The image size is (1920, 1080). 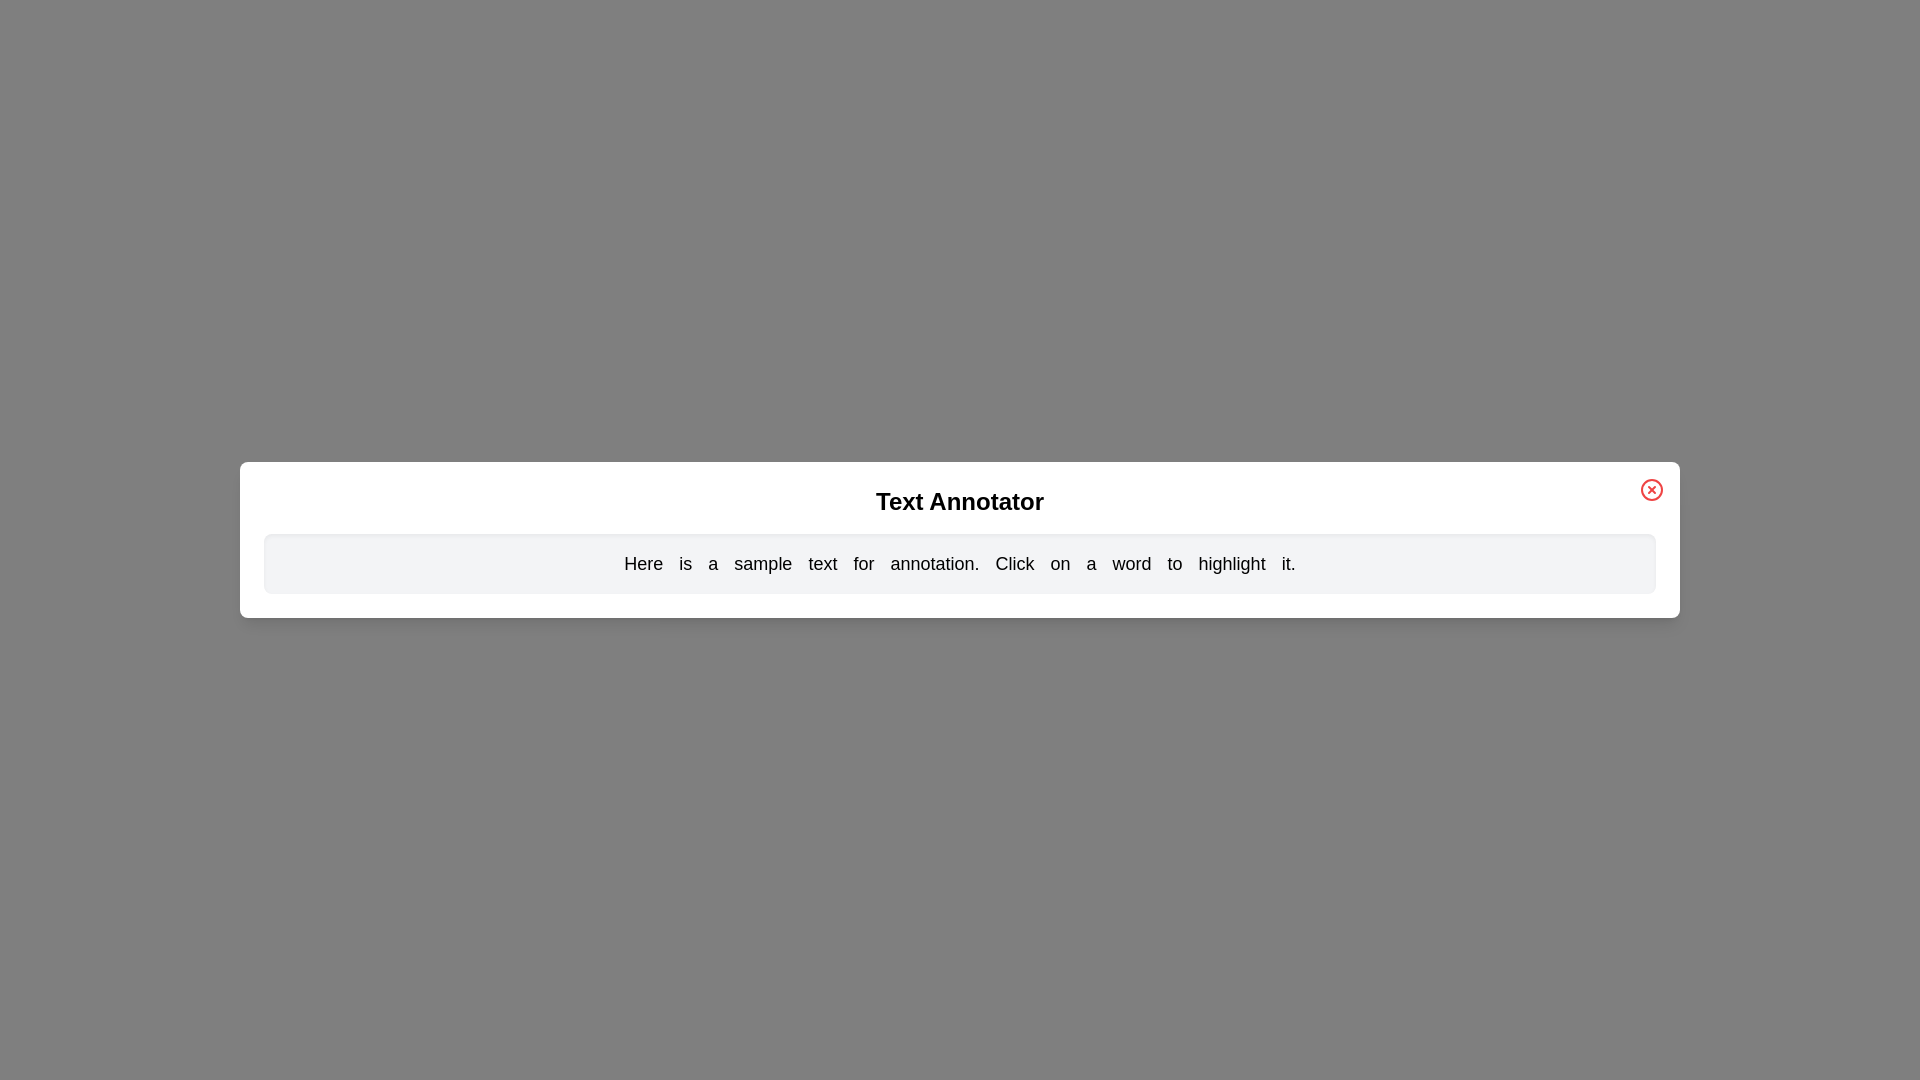 I want to click on the word 'annotation.' to toggle its highlighting, so click(x=934, y=563).